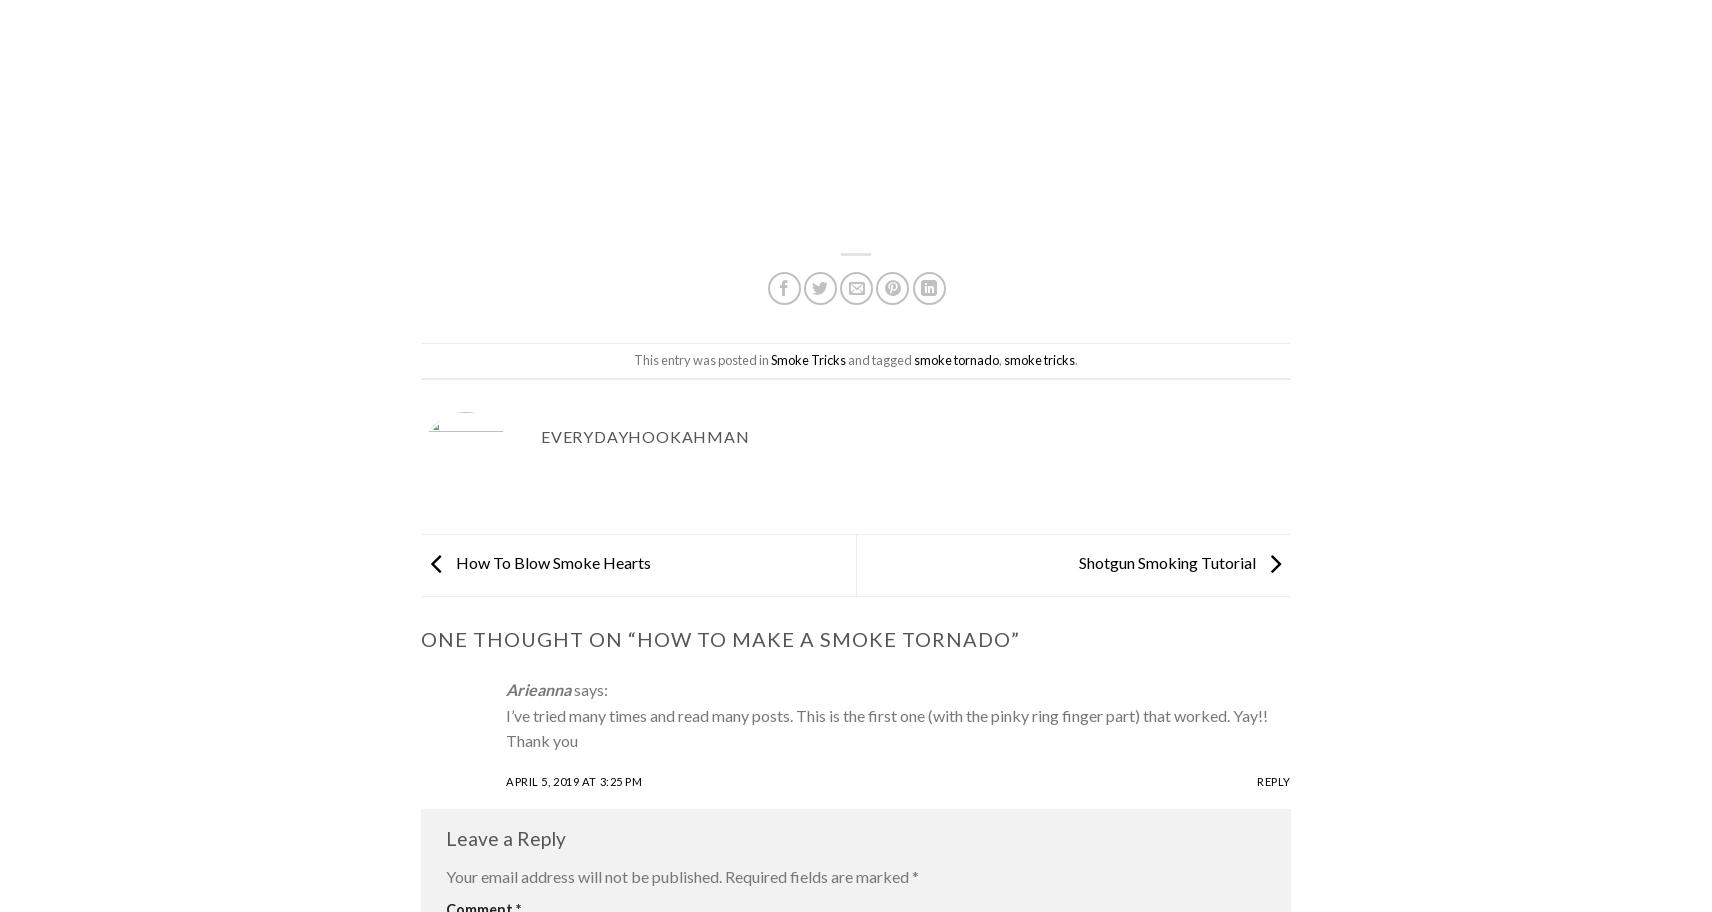 This screenshot has height=912, width=1712. What do you see at coordinates (582, 875) in the screenshot?
I see `'Your email address will not be published.'` at bounding box center [582, 875].